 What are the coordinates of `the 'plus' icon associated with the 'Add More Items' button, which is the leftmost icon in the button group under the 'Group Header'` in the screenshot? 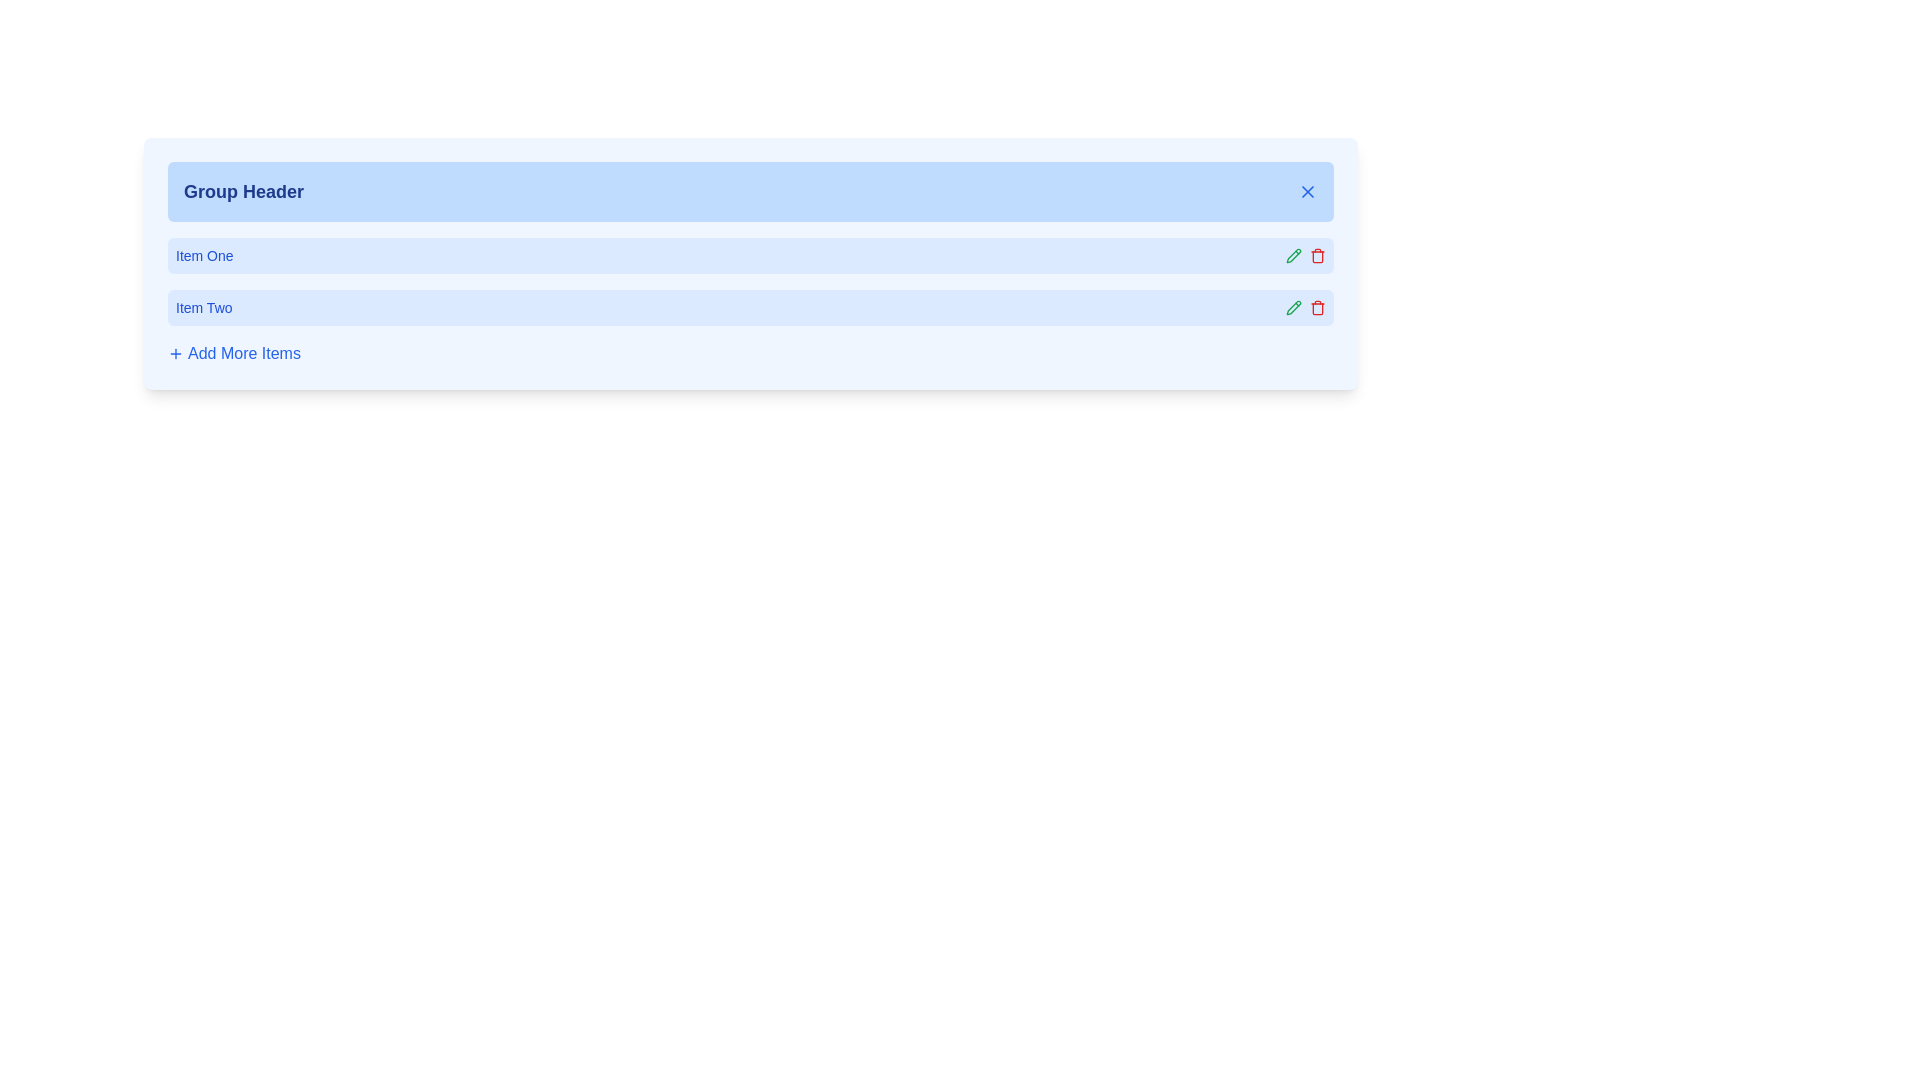 It's located at (176, 353).